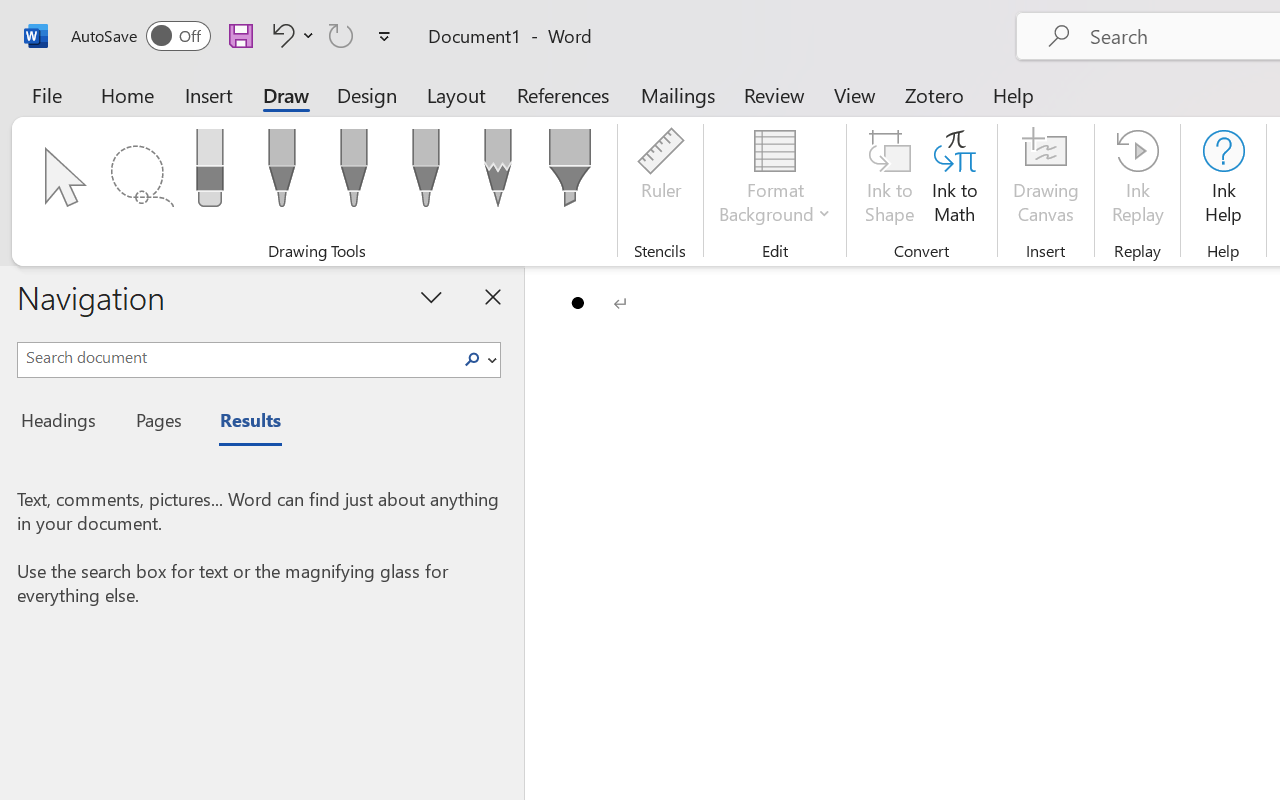 This screenshot has width=1280, height=800. What do you see at coordinates (661, 179) in the screenshot?
I see `'Ruler'` at bounding box center [661, 179].